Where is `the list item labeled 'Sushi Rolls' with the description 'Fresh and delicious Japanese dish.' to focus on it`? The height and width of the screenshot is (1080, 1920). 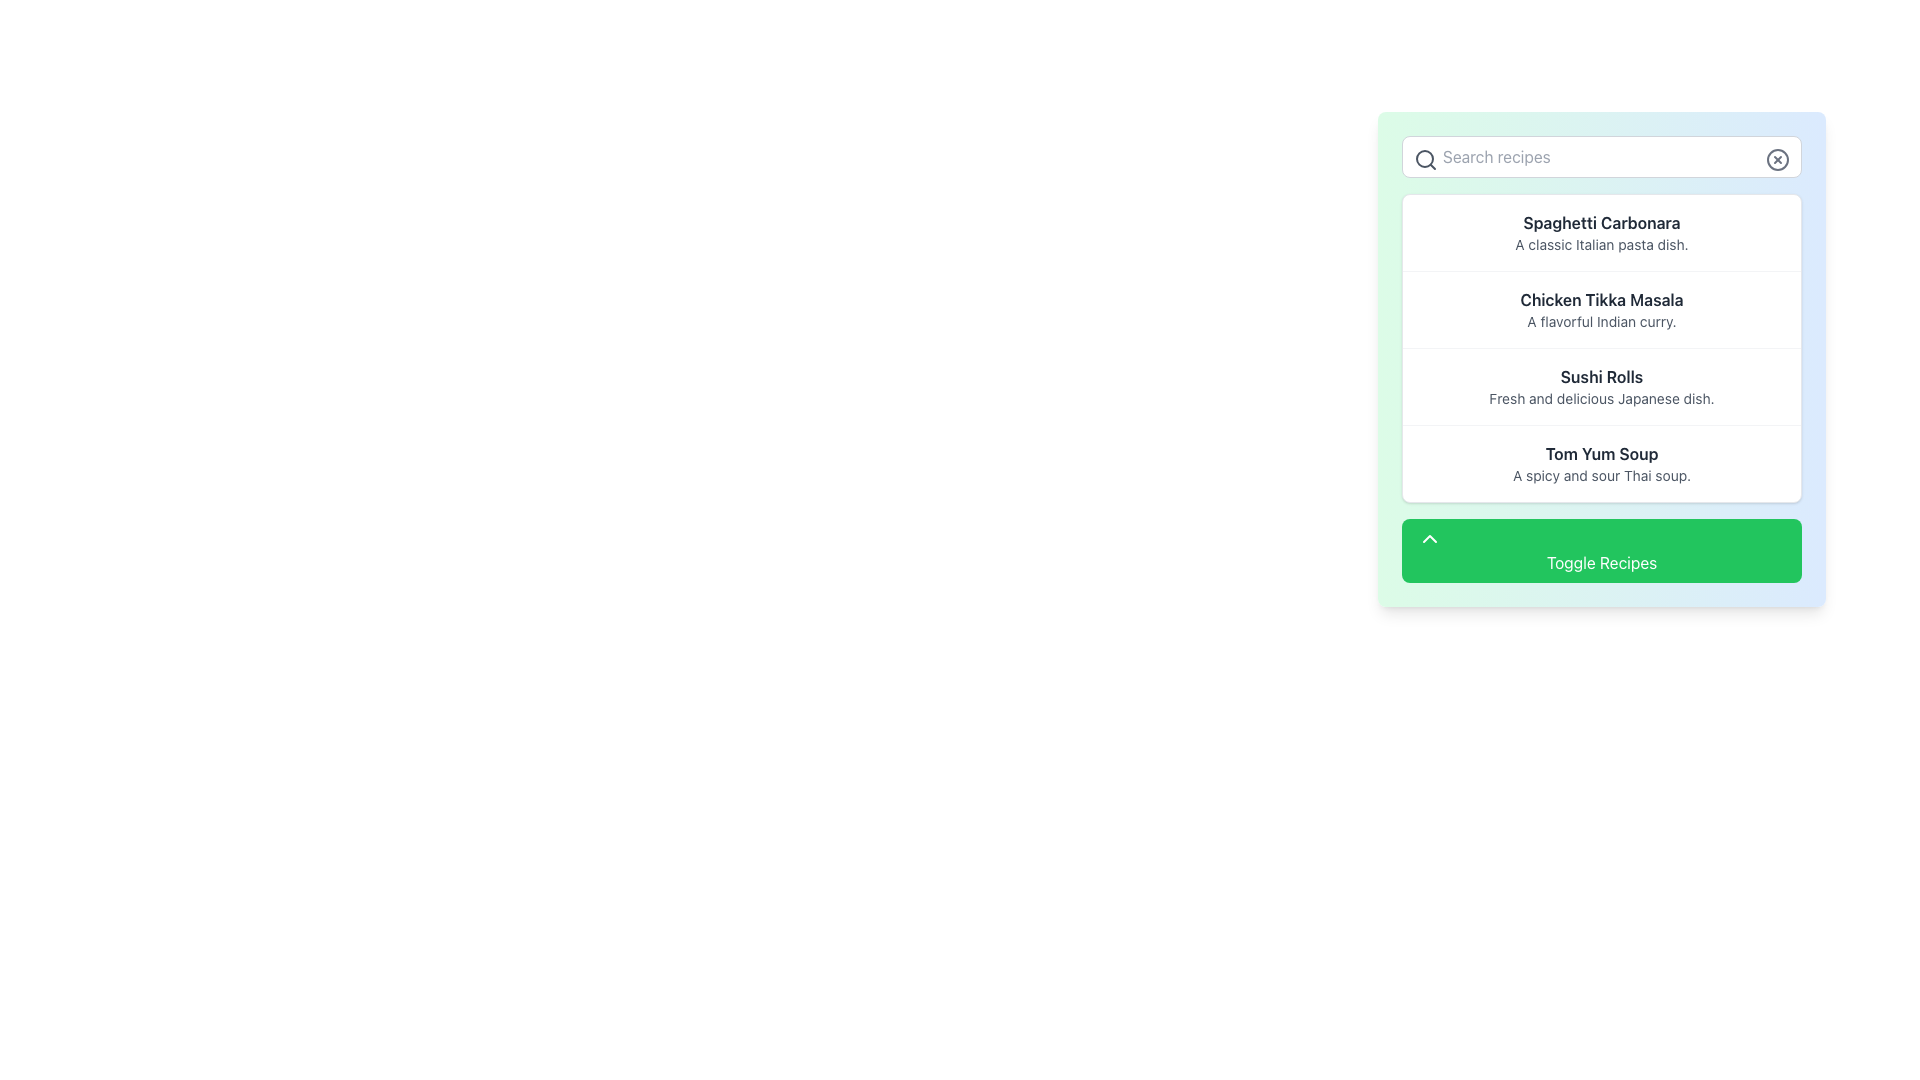
the list item labeled 'Sushi Rolls' with the description 'Fresh and delicious Japanese dish.' to focus on it is located at coordinates (1602, 358).